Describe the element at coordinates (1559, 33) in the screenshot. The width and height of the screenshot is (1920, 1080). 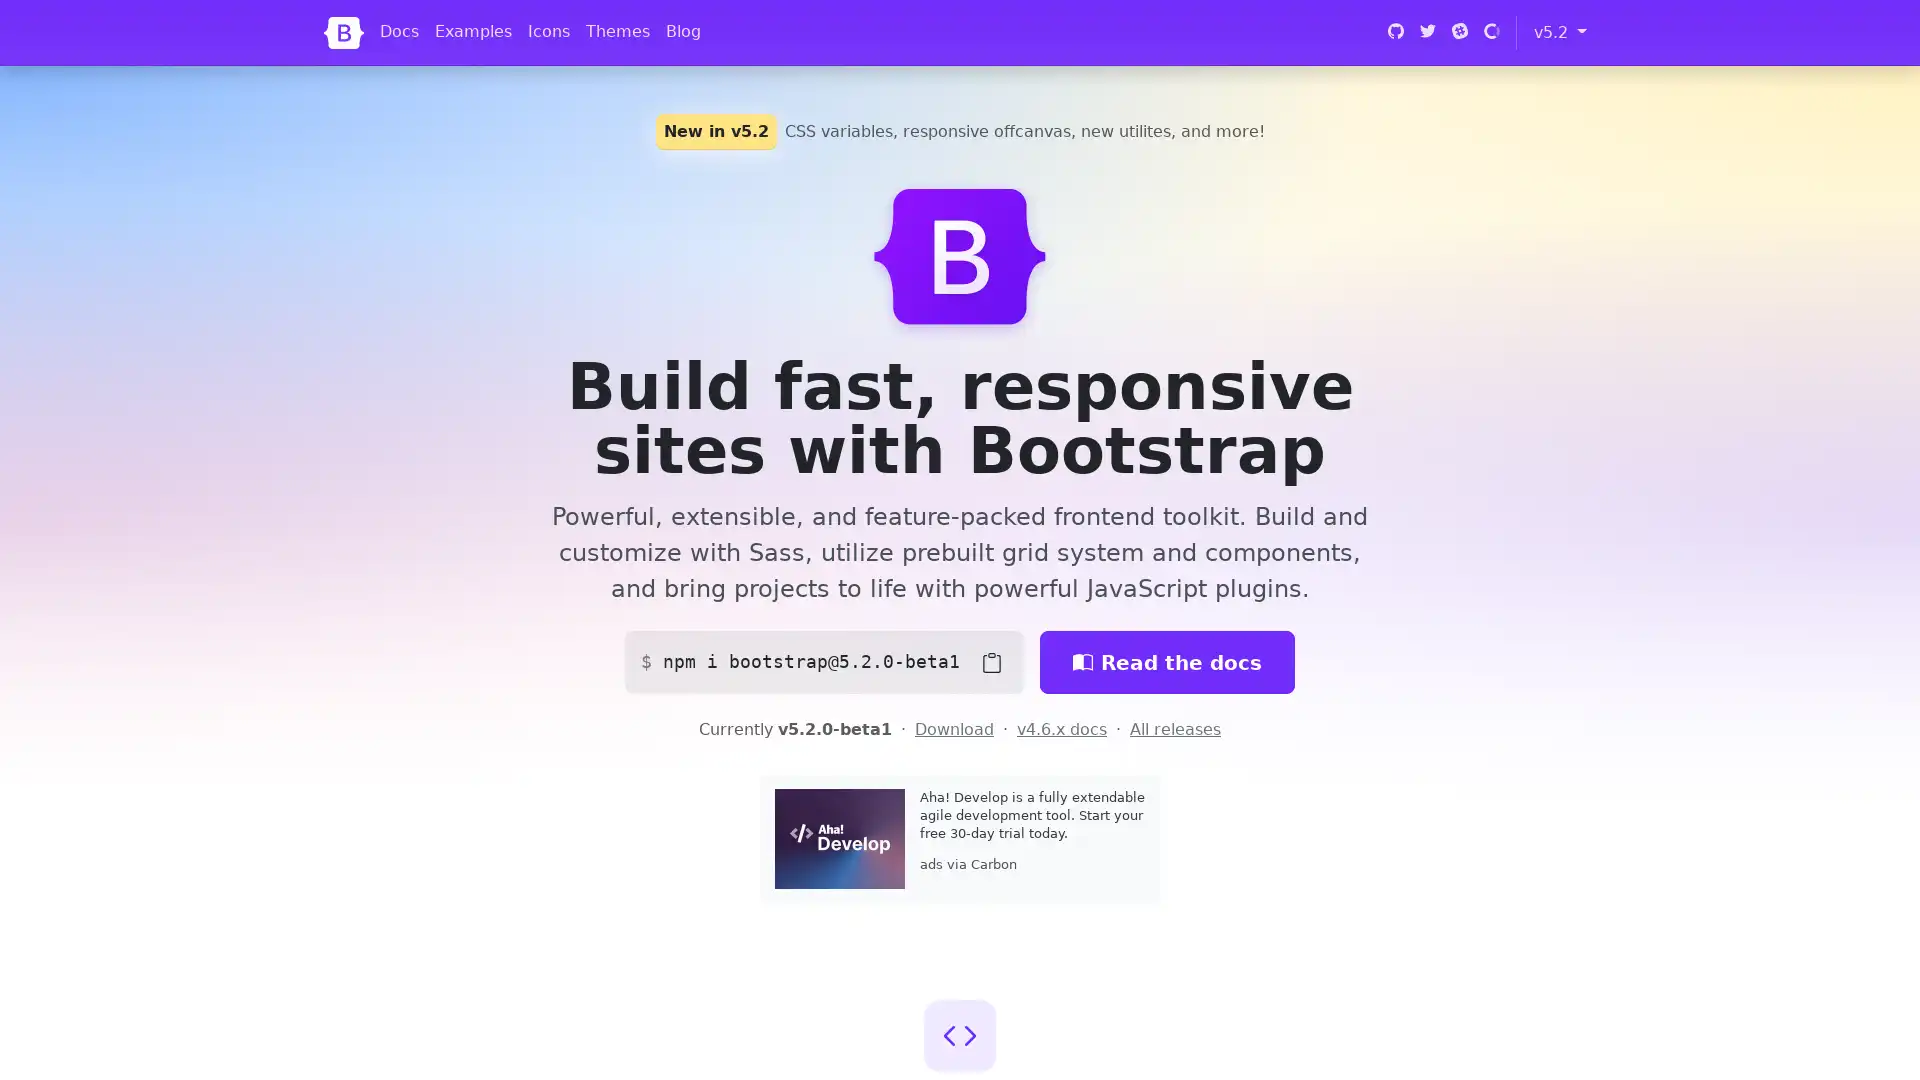
I see `v5.2` at that location.